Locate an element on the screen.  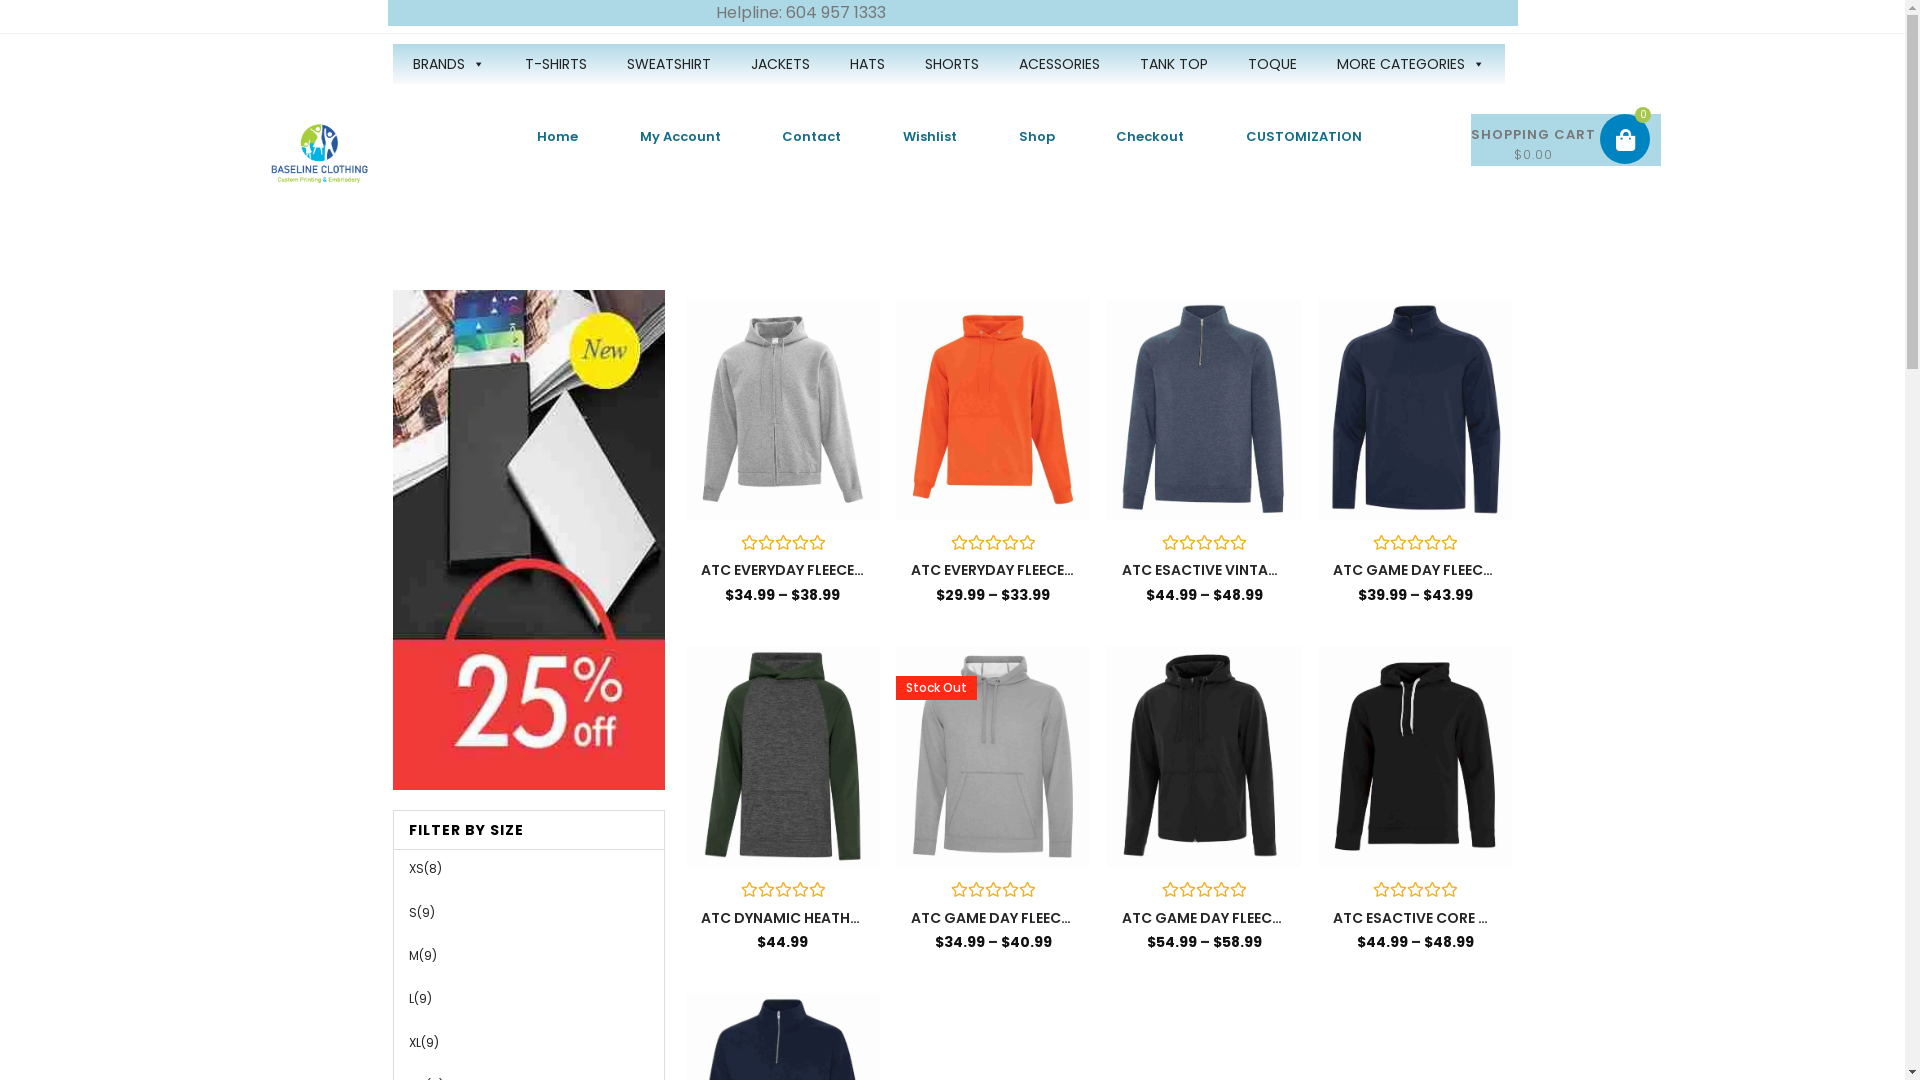
'ATC EVERYDAY FLEECE HOODED SWEATSHIRT. ATCF2500' is located at coordinates (993, 570).